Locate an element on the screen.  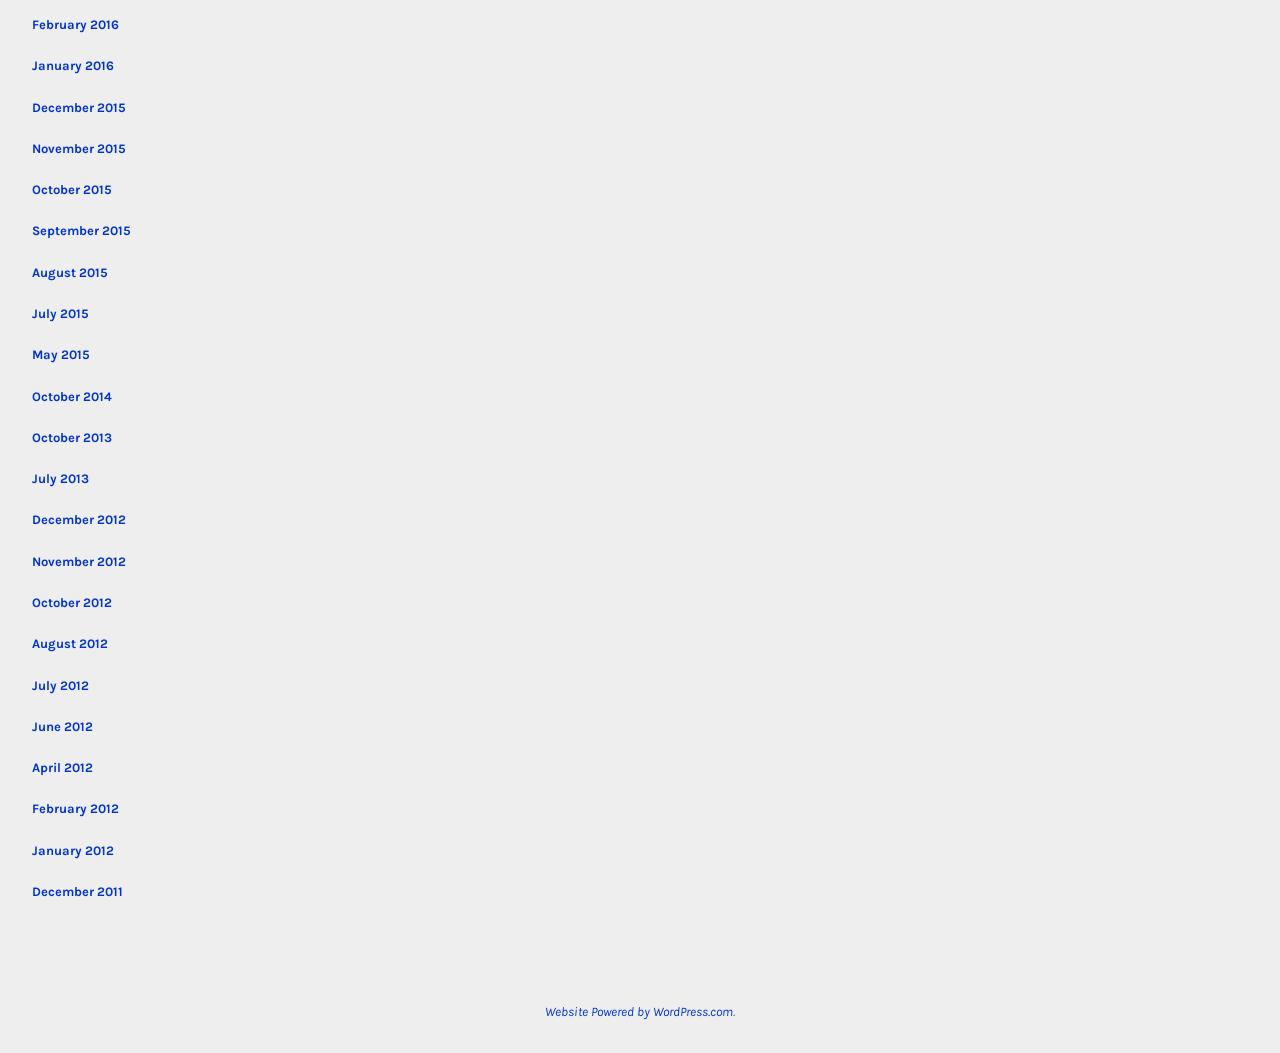
'.' is located at coordinates (732, 1009).